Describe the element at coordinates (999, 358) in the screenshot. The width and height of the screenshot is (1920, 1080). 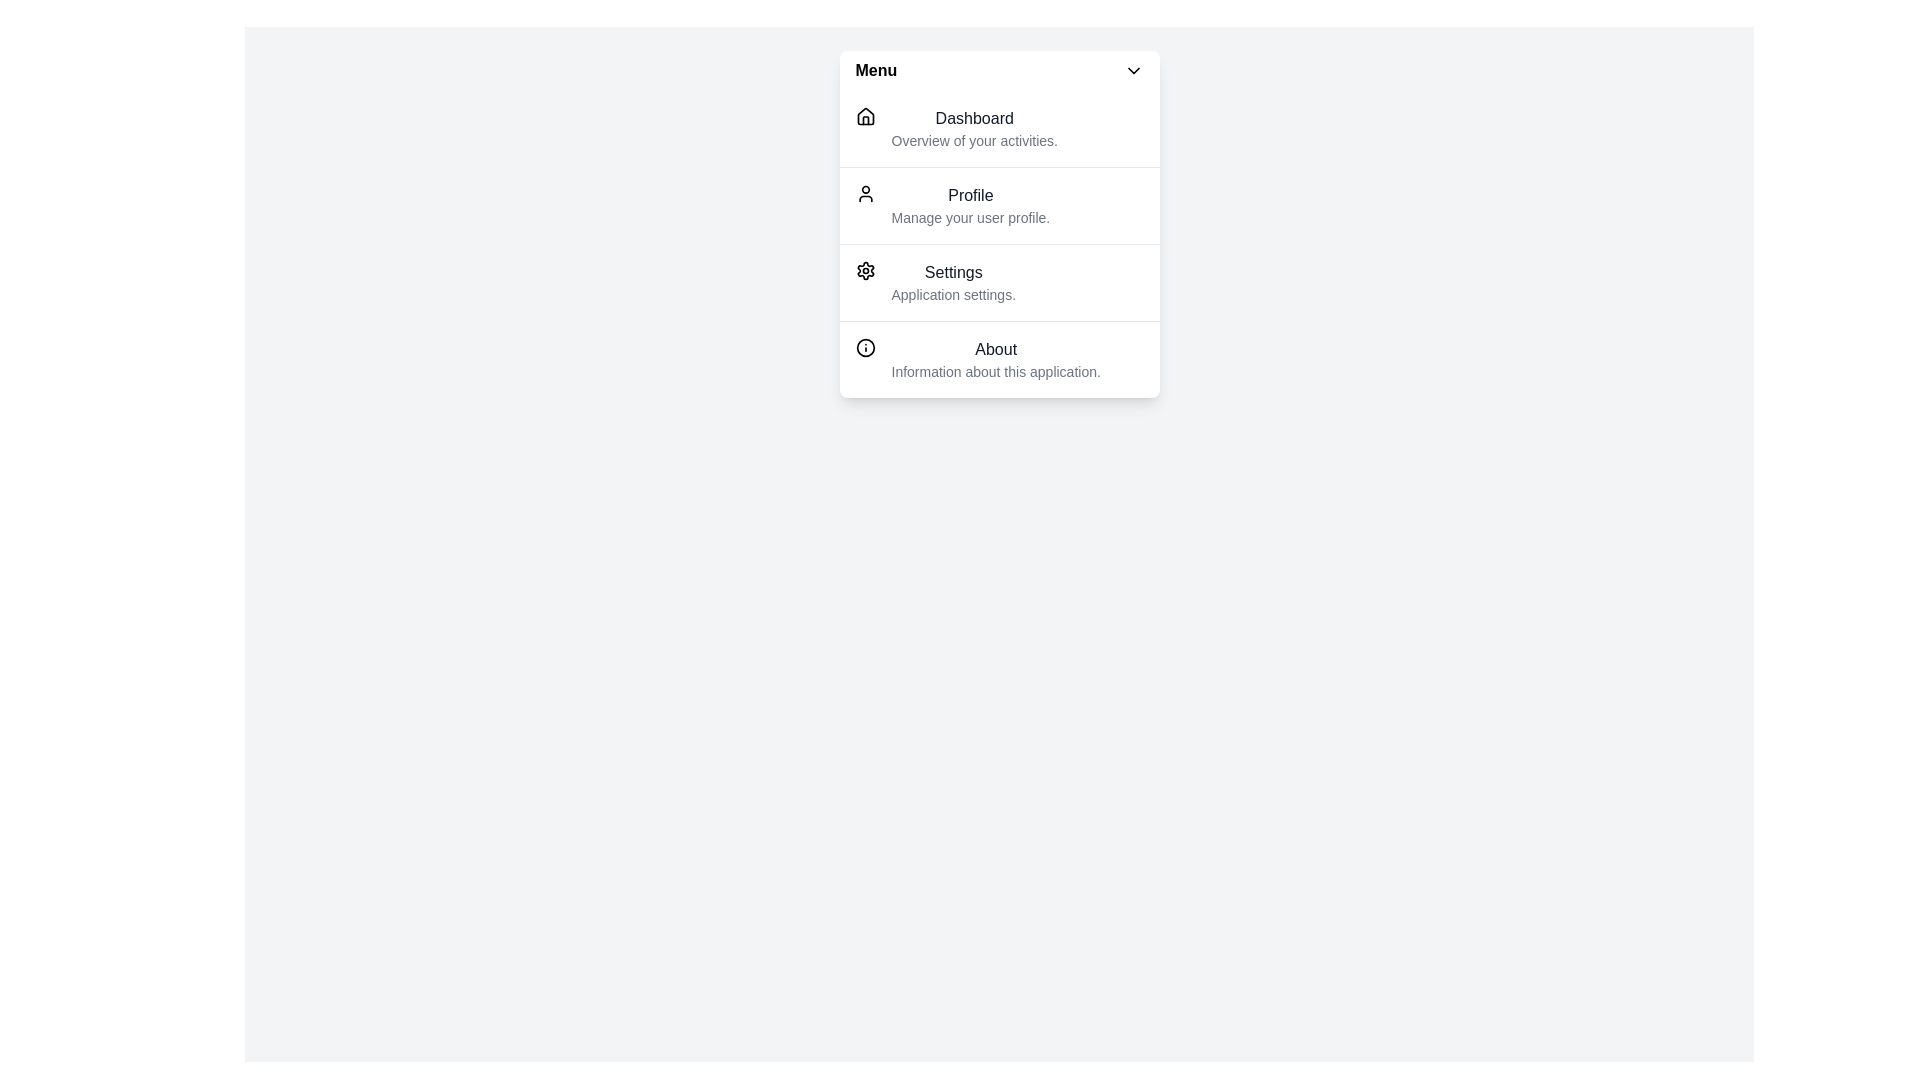
I see `the menu item About to see visual feedback` at that location.